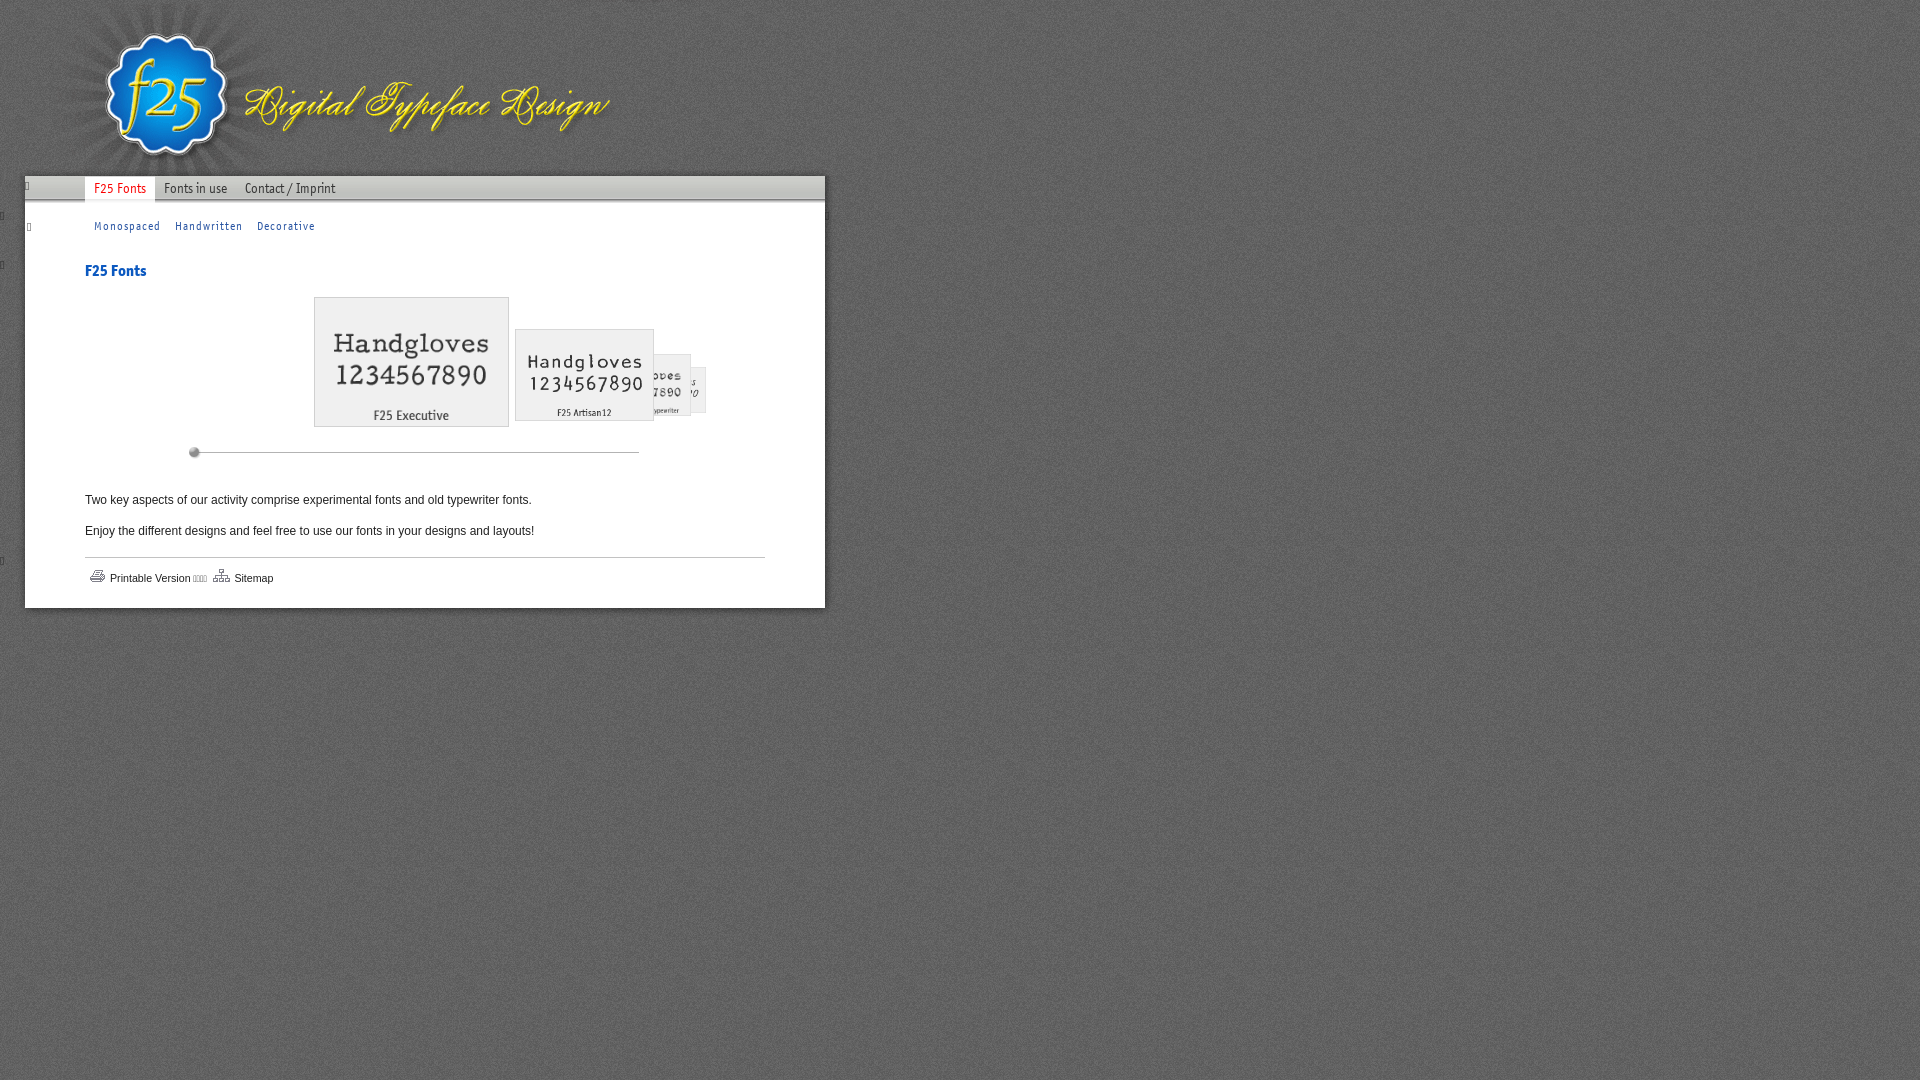 The image size is (1920, 1080). What do you see at coordinates (126, 225) in the screenshot?
I see `'Monospaced'` at bounding box center [126, 225].